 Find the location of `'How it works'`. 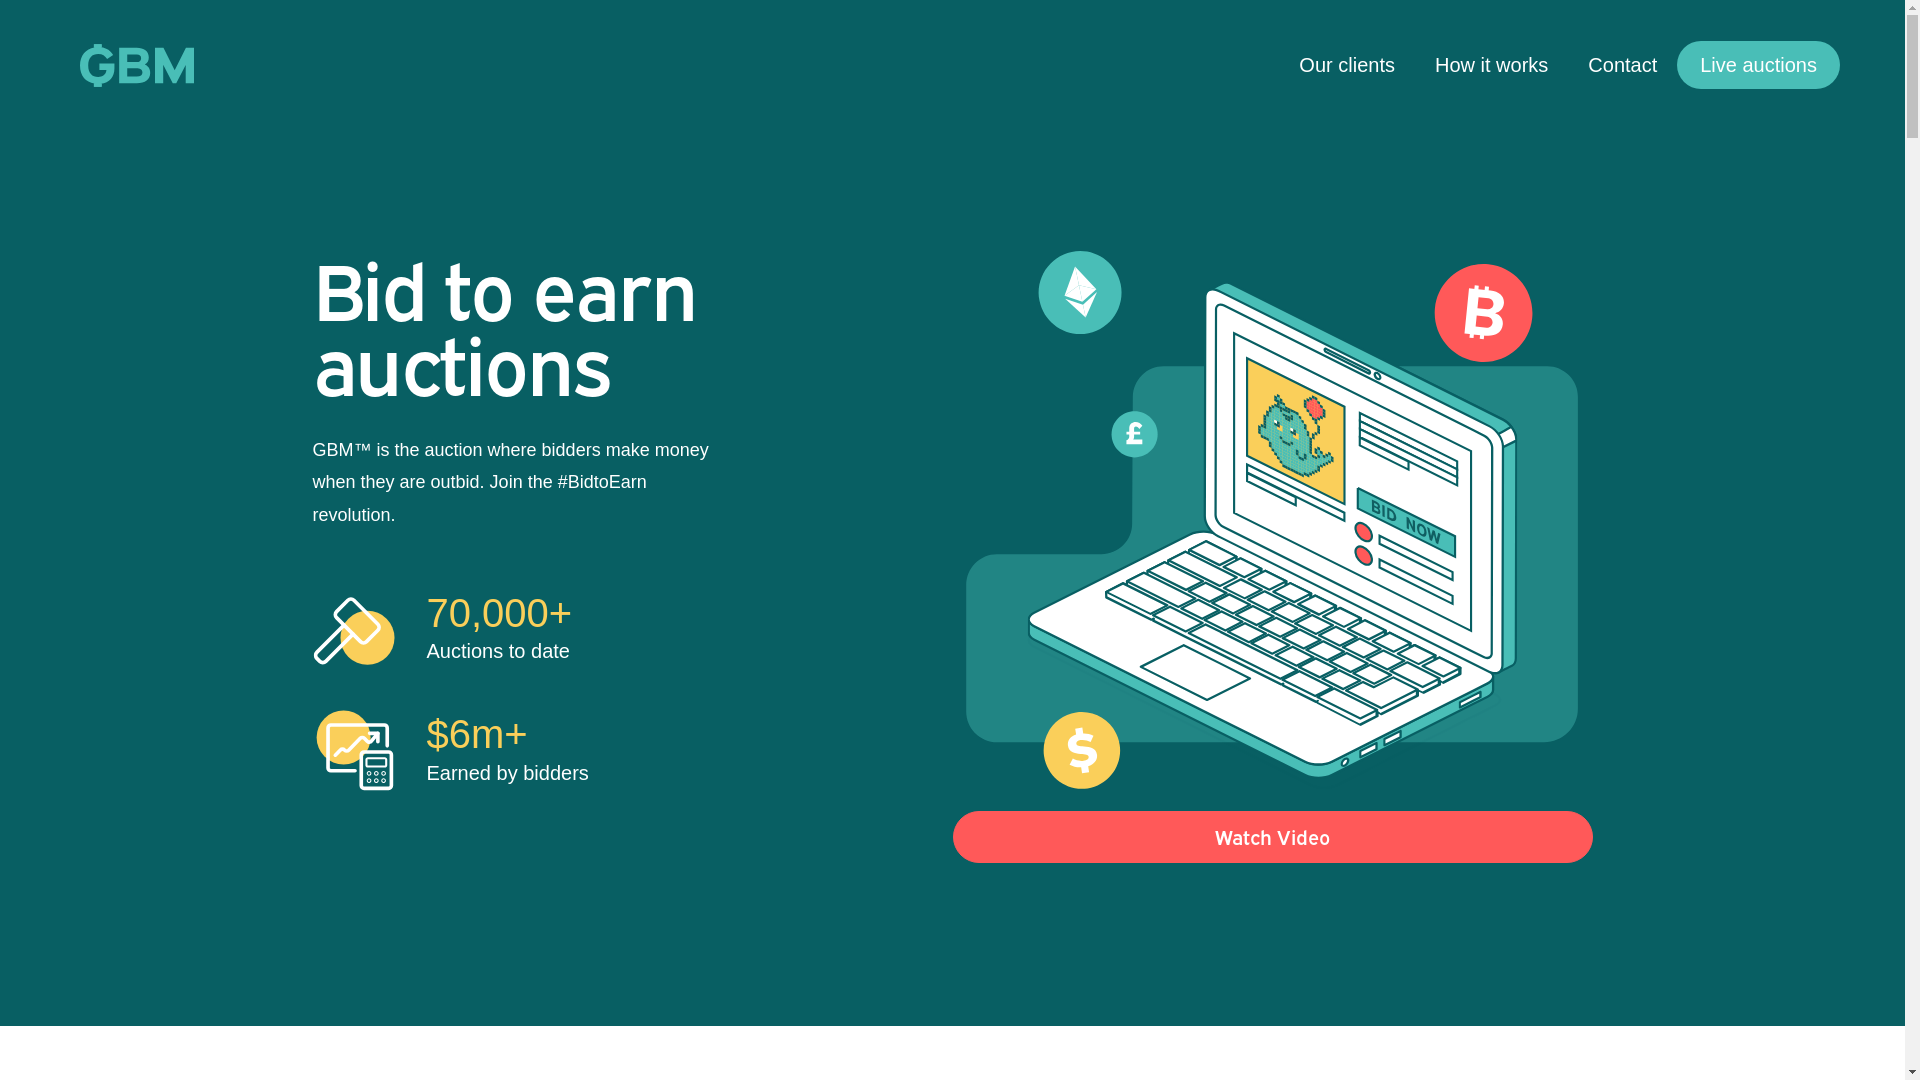

'How it works' is located at coordinates (1491, 64).